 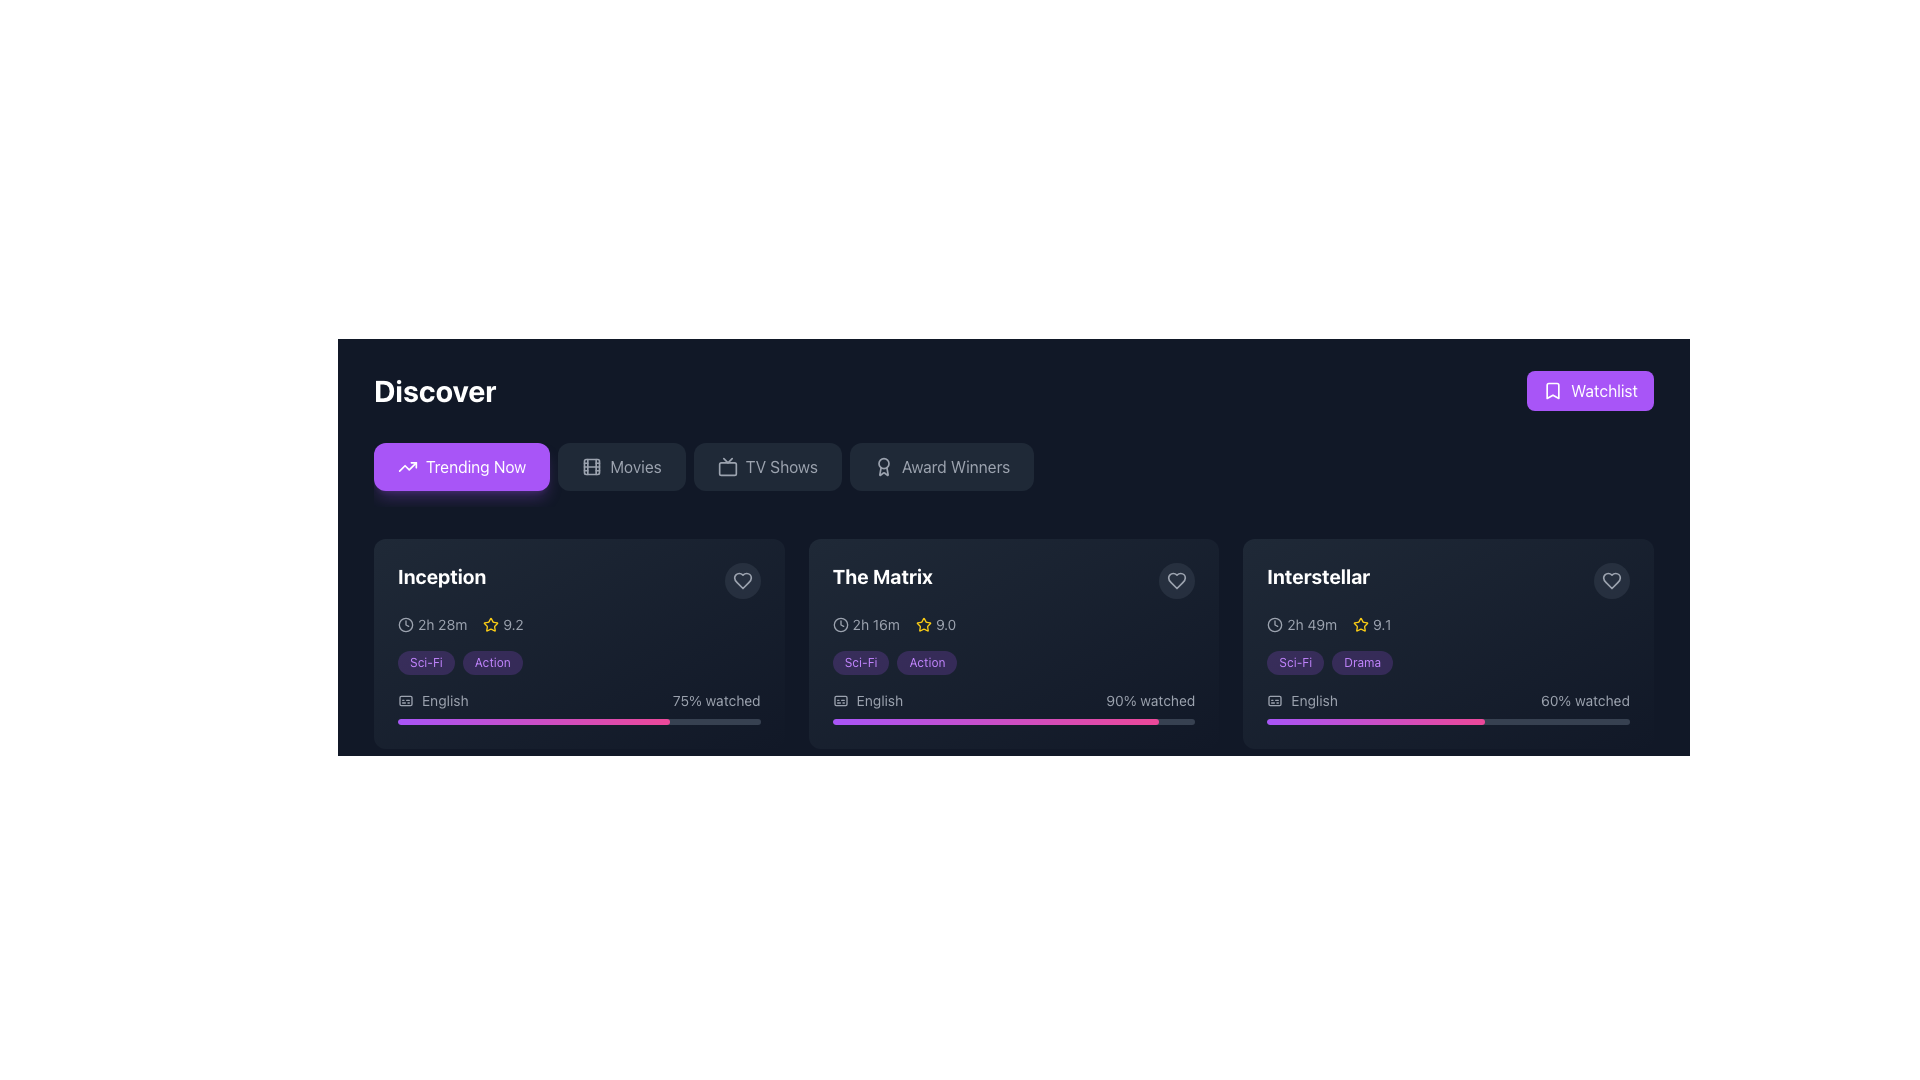 I want to click on the heart icon button located at the top right corner of the 'Inception' movie card, which is a gray outline heart within a circular translucent button, so click(x=741, y=581).